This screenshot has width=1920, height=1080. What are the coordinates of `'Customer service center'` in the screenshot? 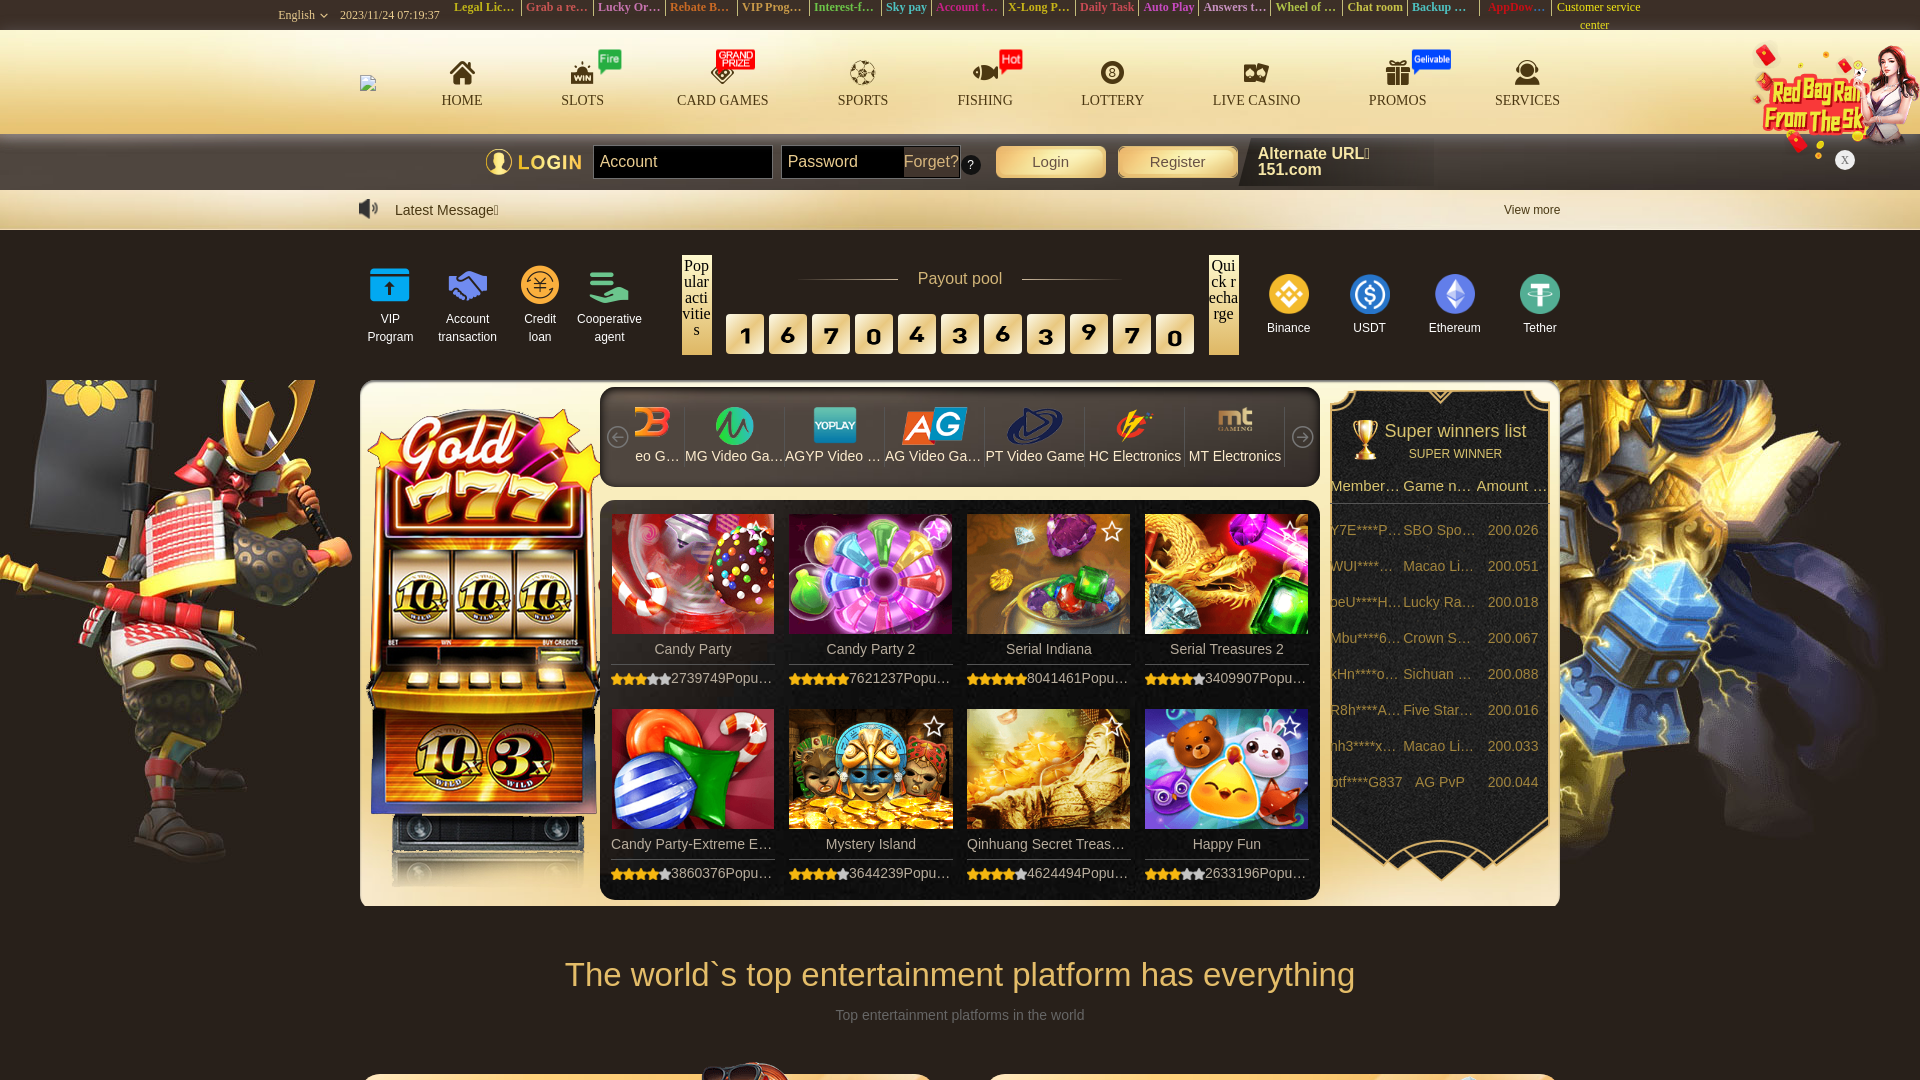 It's located at (1552, 15).